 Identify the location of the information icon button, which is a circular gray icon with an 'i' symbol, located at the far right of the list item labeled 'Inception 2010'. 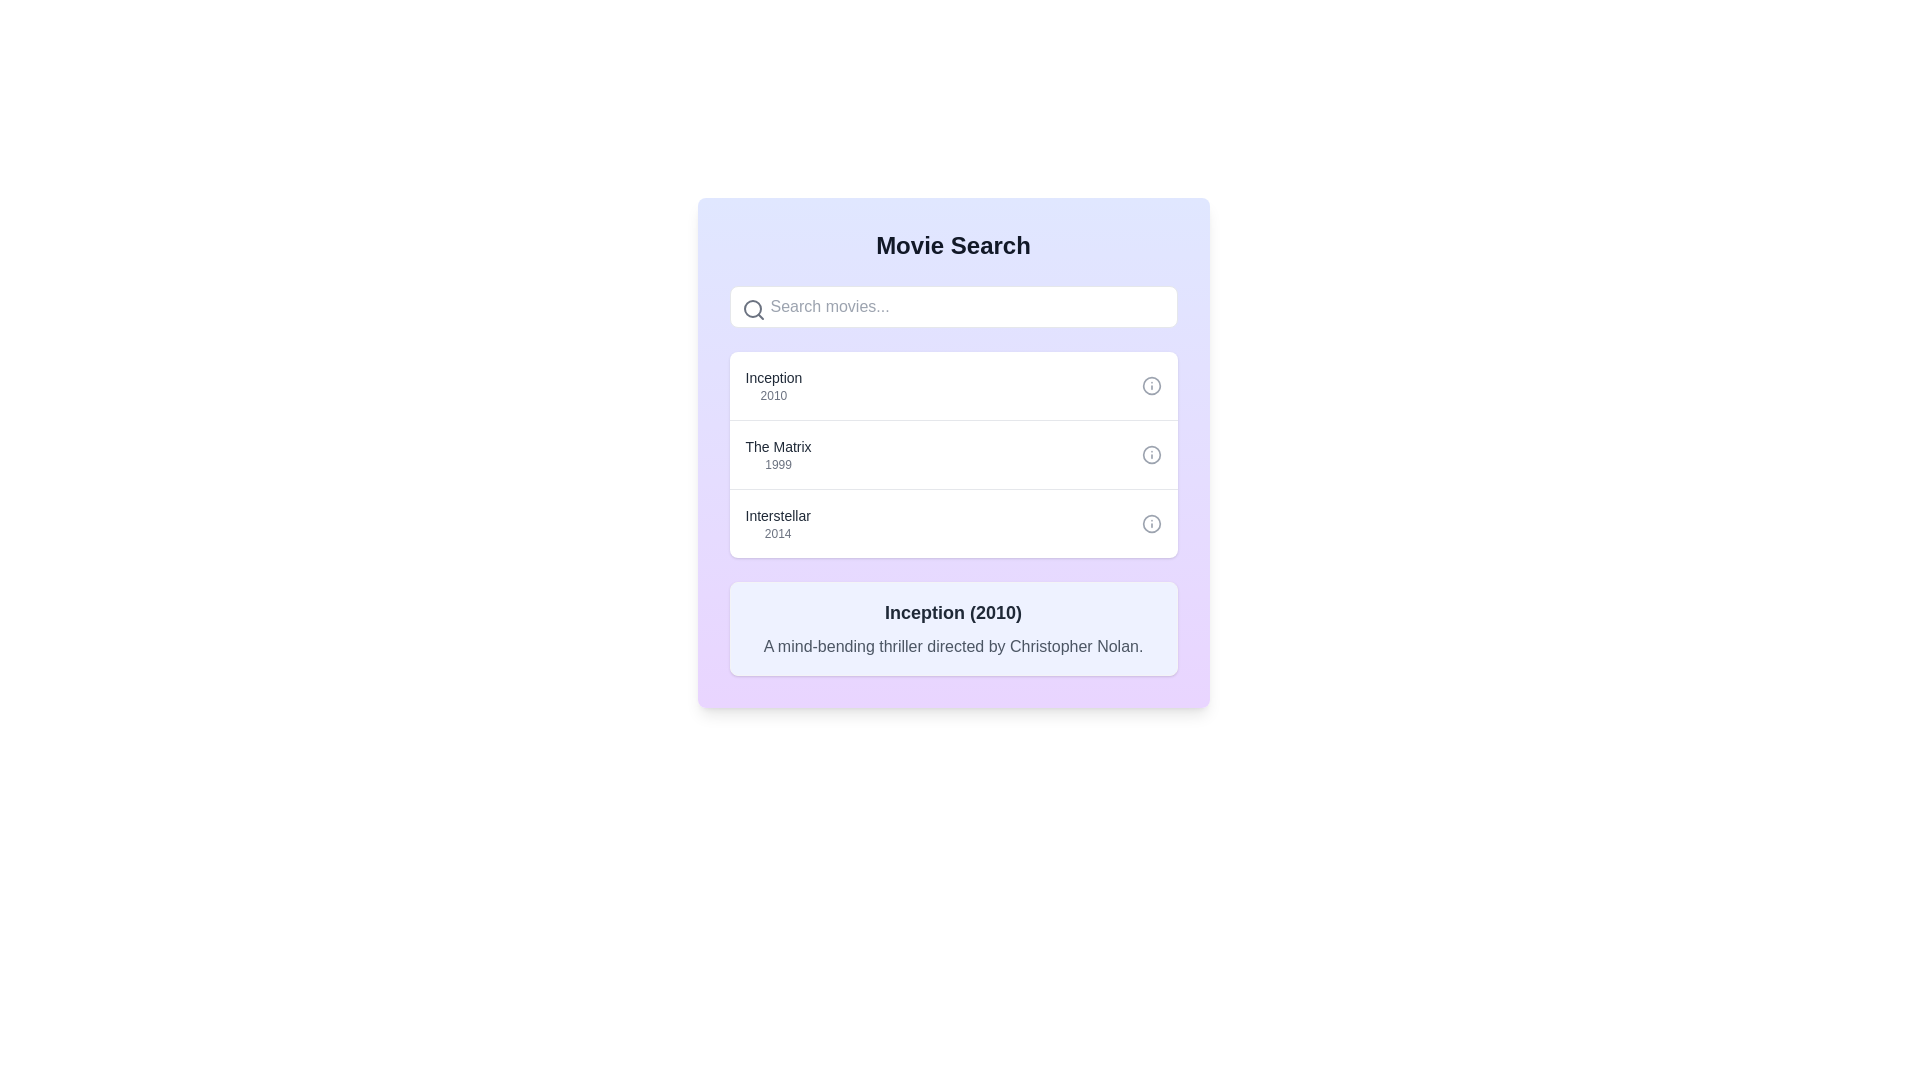
(1151, 385).